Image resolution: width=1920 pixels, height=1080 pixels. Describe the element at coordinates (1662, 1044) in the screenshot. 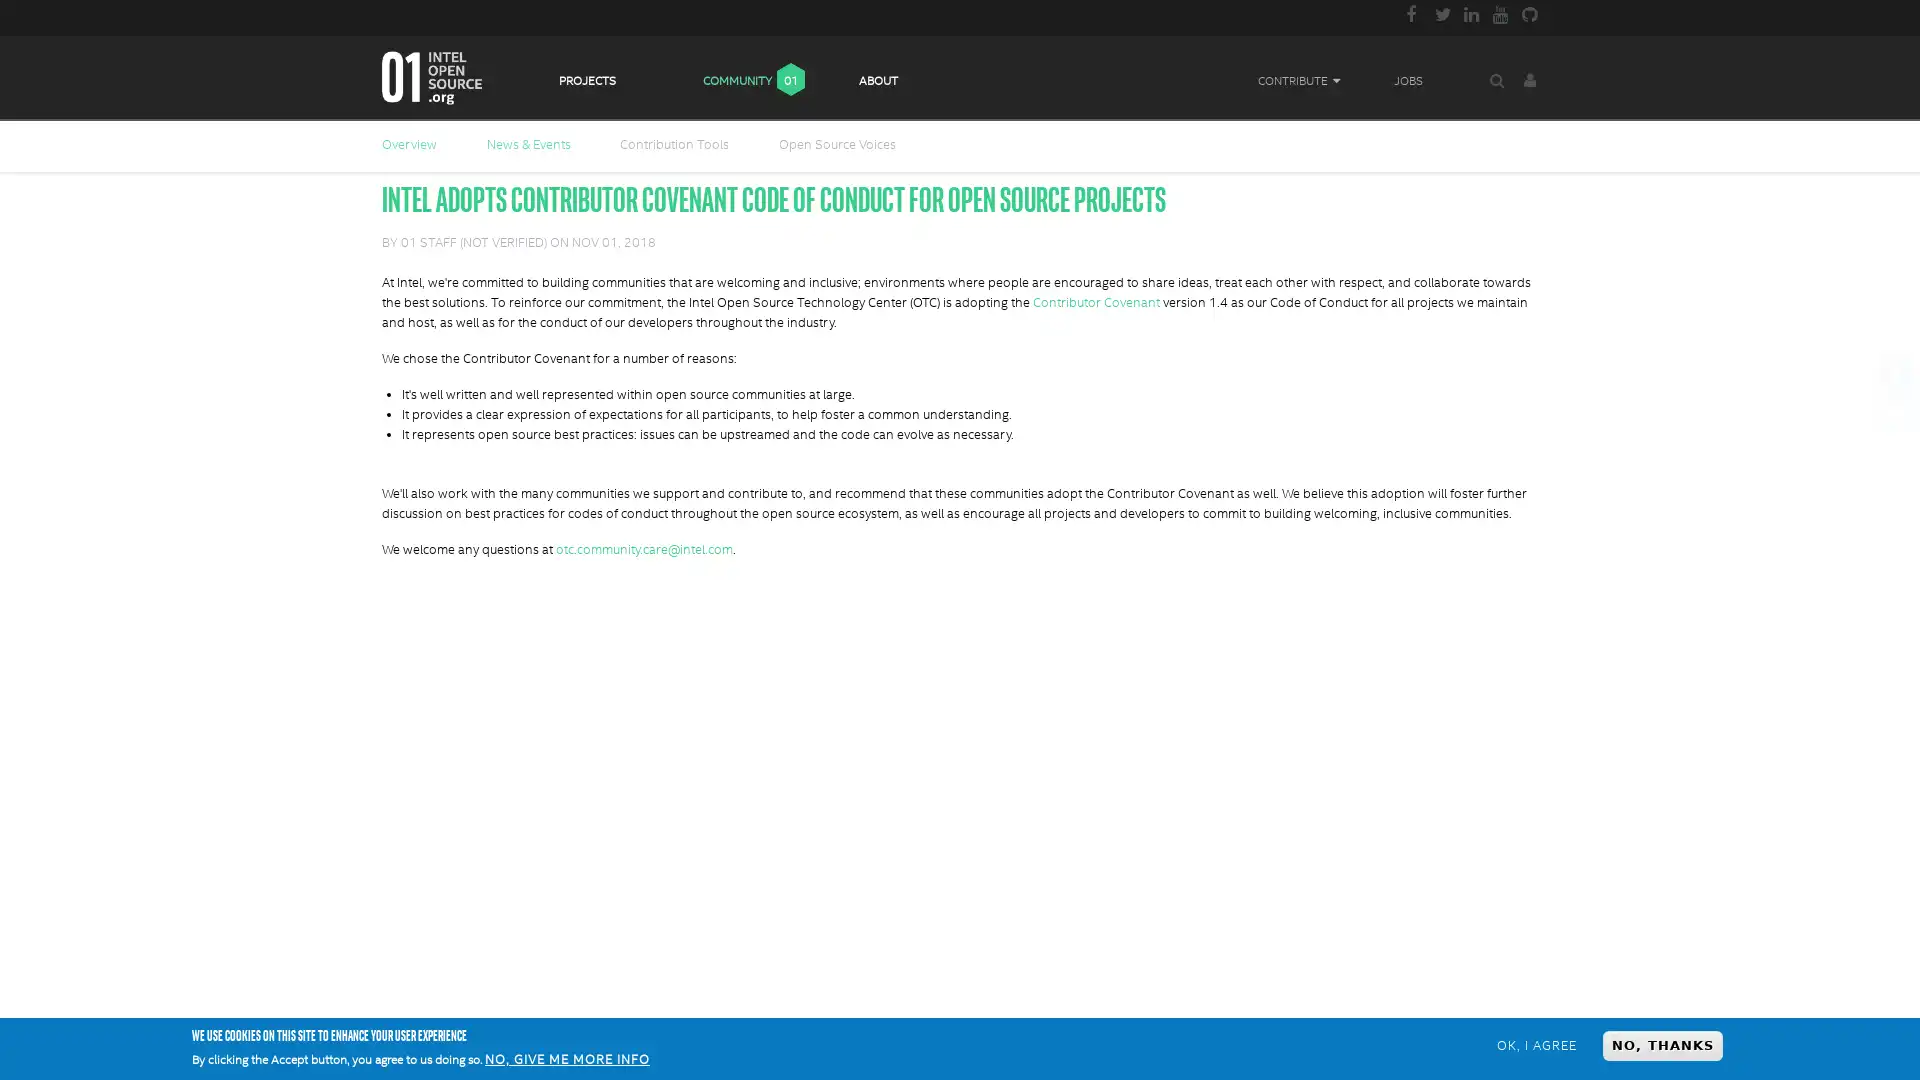

I see `NO, THANKS` at that location.